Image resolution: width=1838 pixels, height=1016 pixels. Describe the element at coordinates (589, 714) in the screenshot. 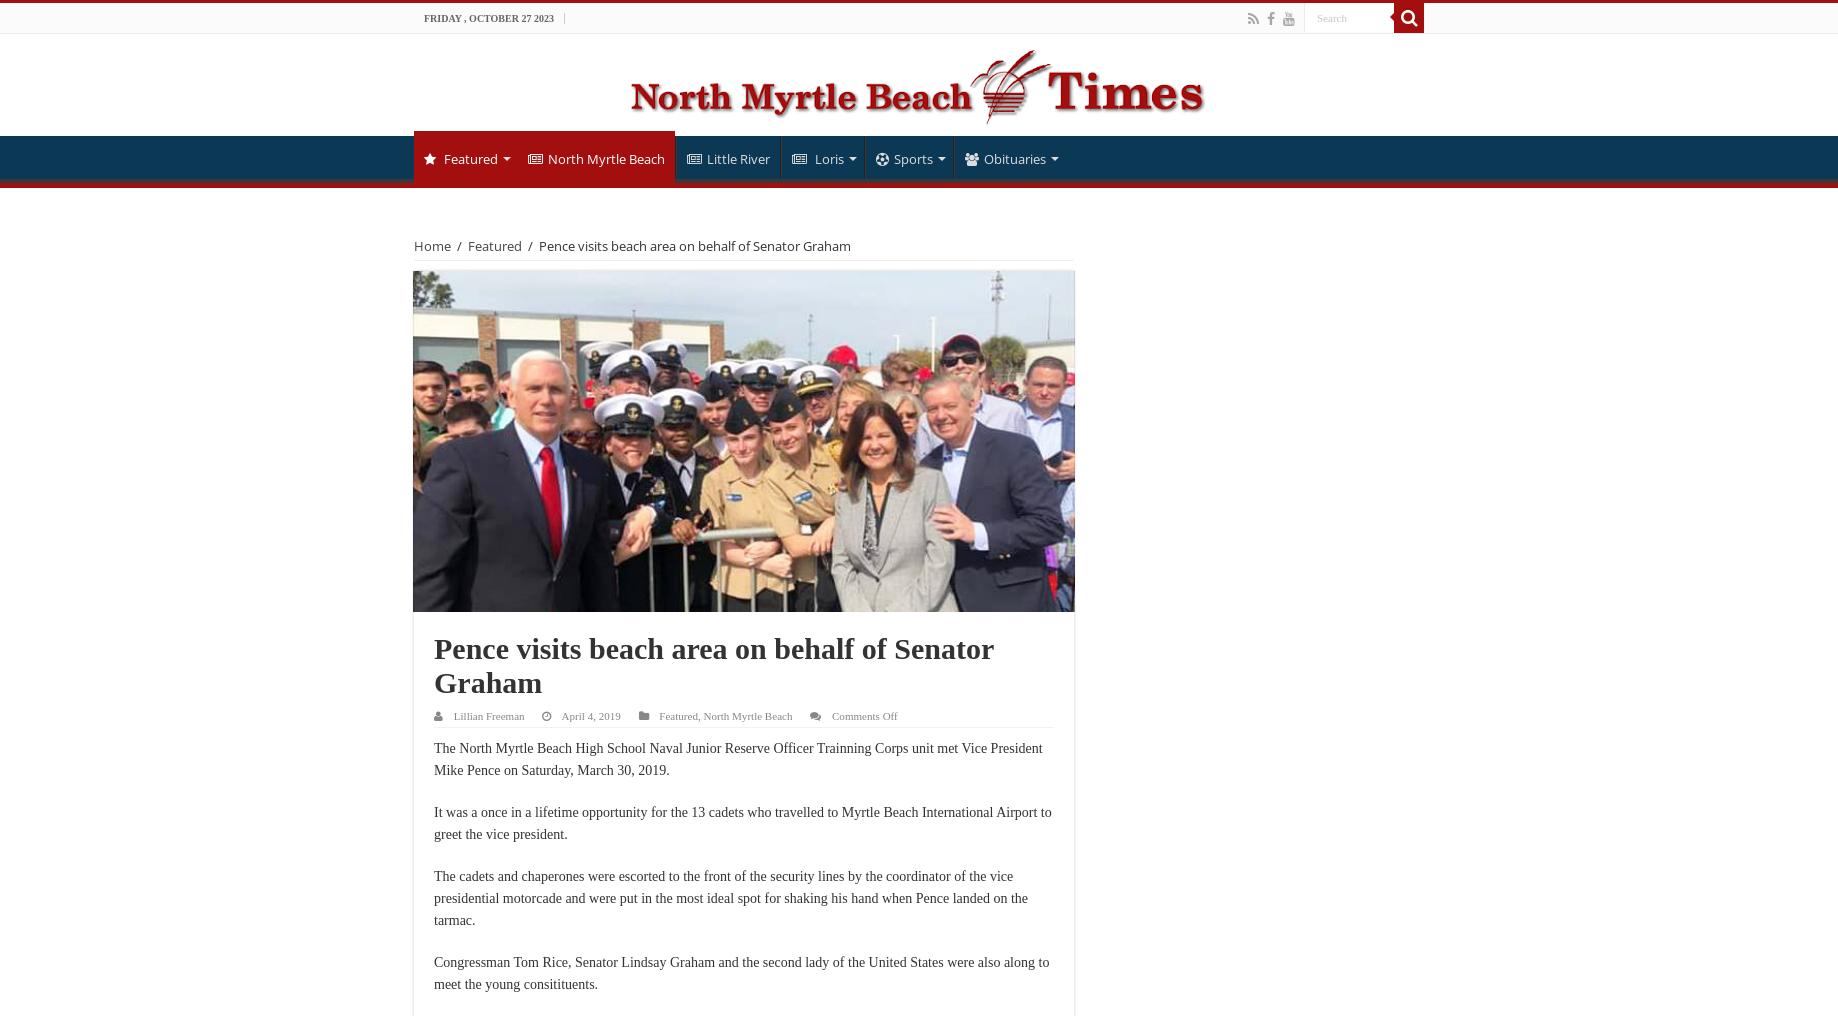

I see `'April 4, 2019'` at that location.